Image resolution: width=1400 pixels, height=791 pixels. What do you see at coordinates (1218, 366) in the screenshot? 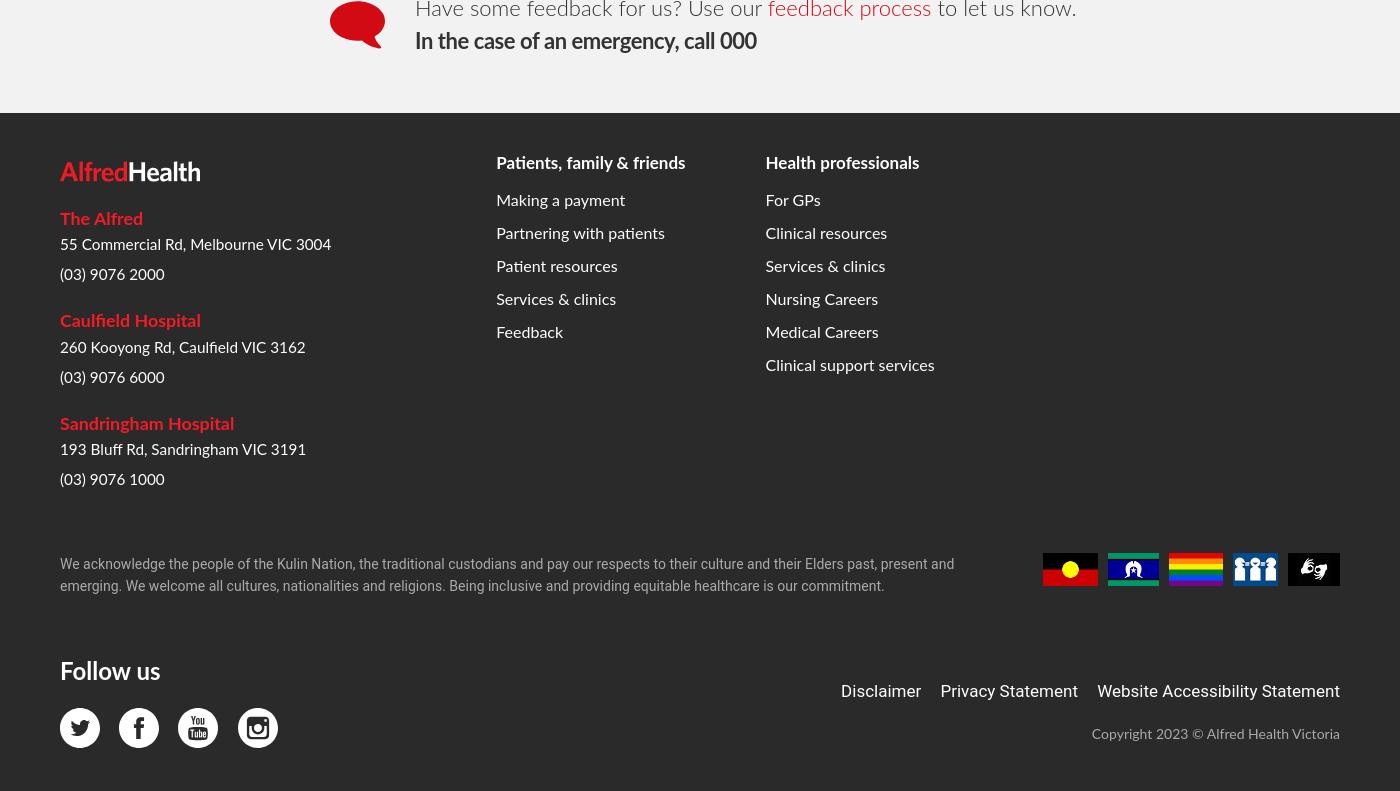
I see `'Website Accessibility Statement'` at bounding box center [1218, 366].